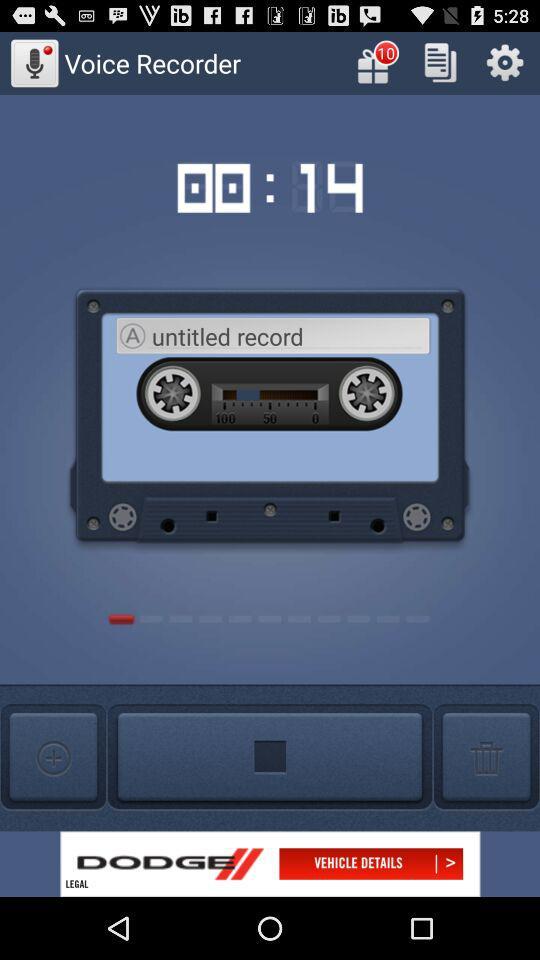  Describe the element at coordinates (270, 863) in the screenshot. I see `click advertisement` at that location.